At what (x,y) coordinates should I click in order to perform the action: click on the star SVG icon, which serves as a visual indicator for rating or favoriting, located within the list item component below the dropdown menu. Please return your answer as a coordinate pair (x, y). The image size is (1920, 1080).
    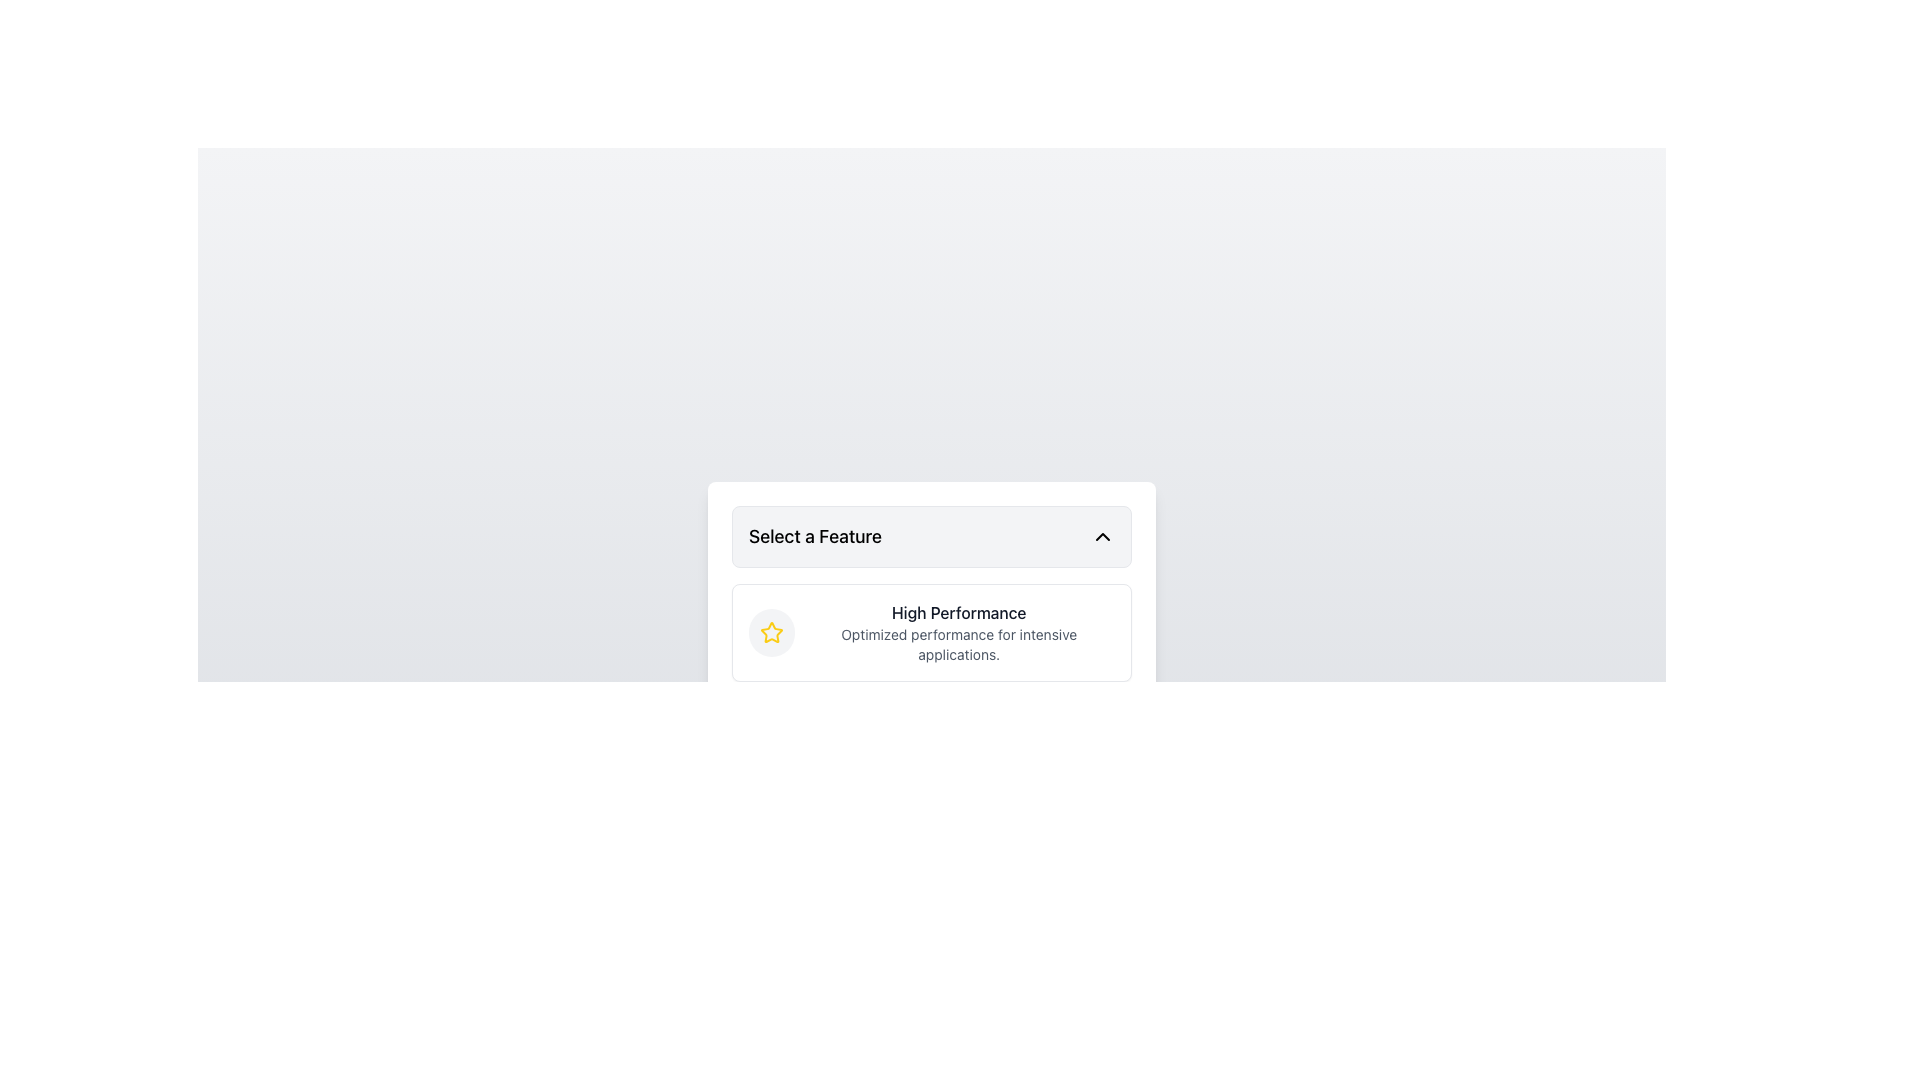
    Looking at the image, I should click on (771, 632).